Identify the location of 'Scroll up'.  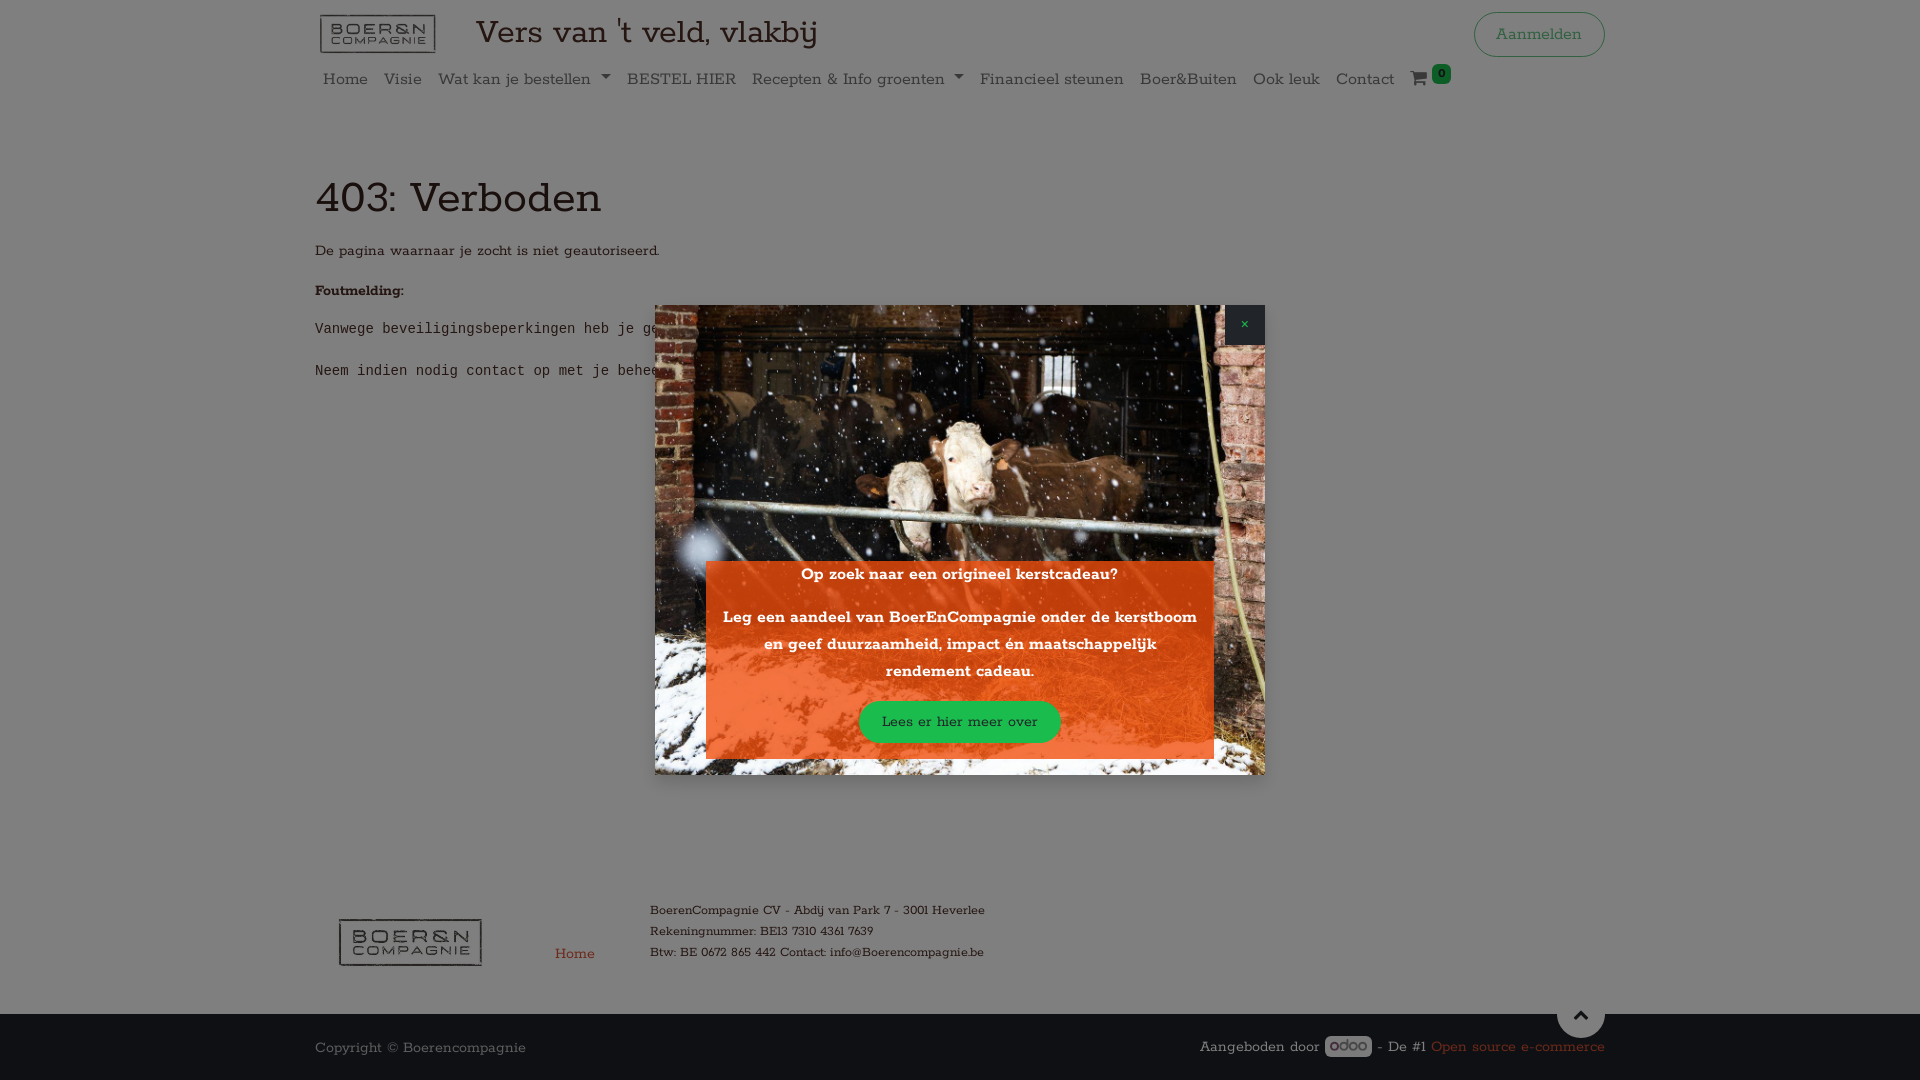
(1555, 1014).